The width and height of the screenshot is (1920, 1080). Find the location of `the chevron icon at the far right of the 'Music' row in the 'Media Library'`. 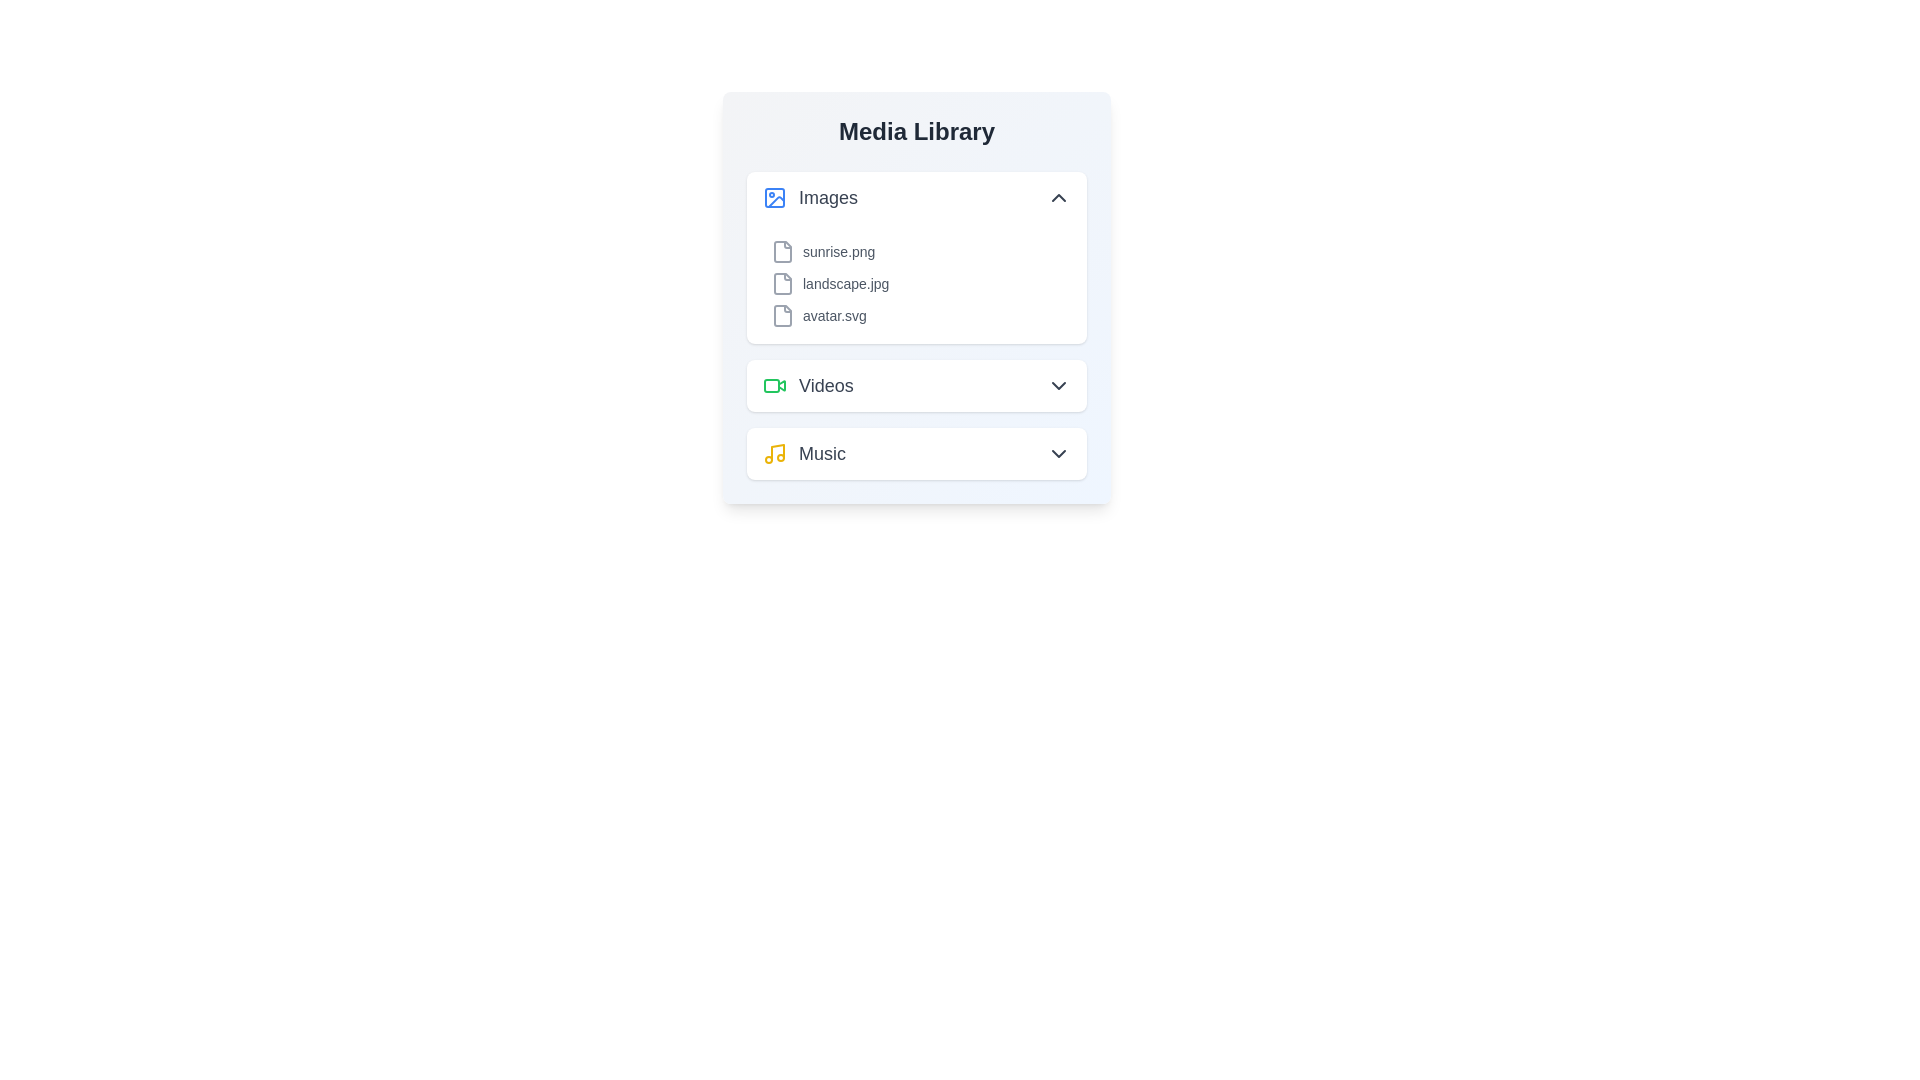

the chevron icon at the far right of the 'Music' row in the 'Media Library' is located at coordinates (1058, 454).